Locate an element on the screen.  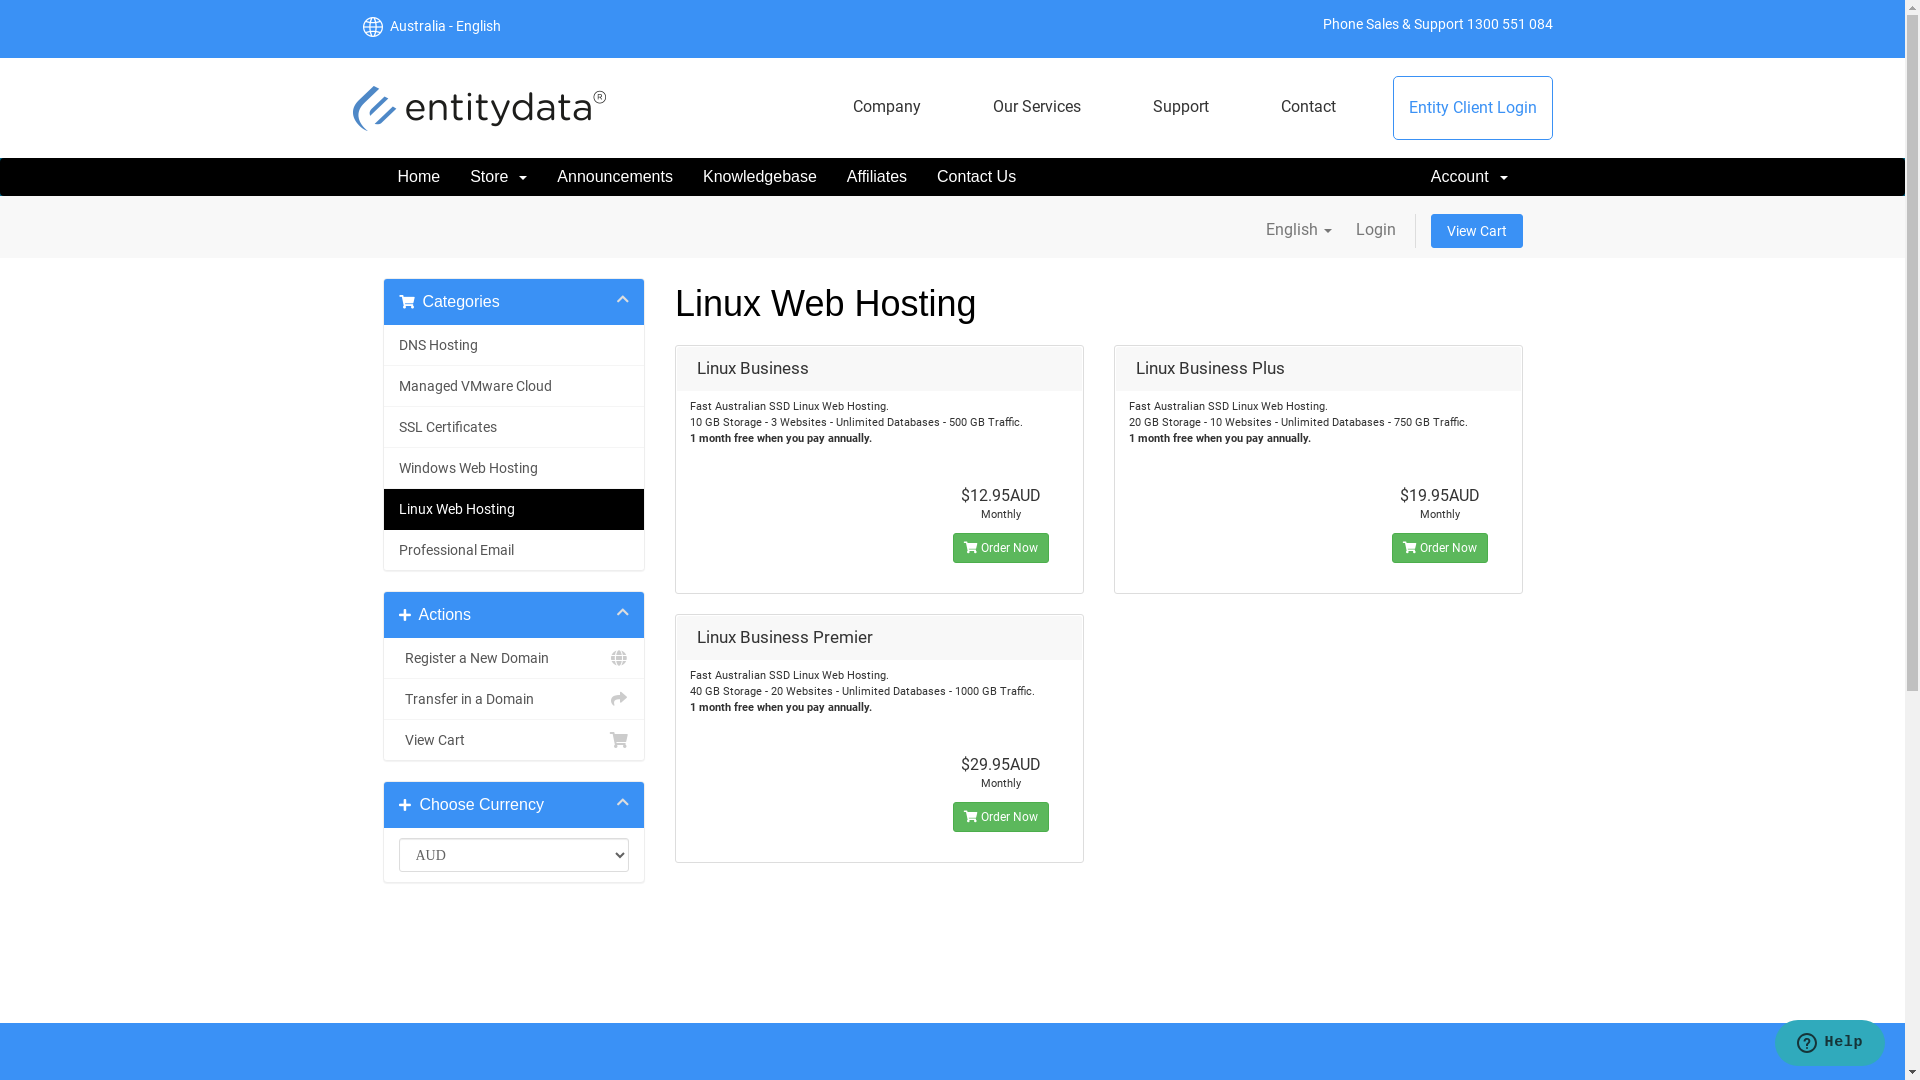
'English' is located at coordinates (1255, 229).